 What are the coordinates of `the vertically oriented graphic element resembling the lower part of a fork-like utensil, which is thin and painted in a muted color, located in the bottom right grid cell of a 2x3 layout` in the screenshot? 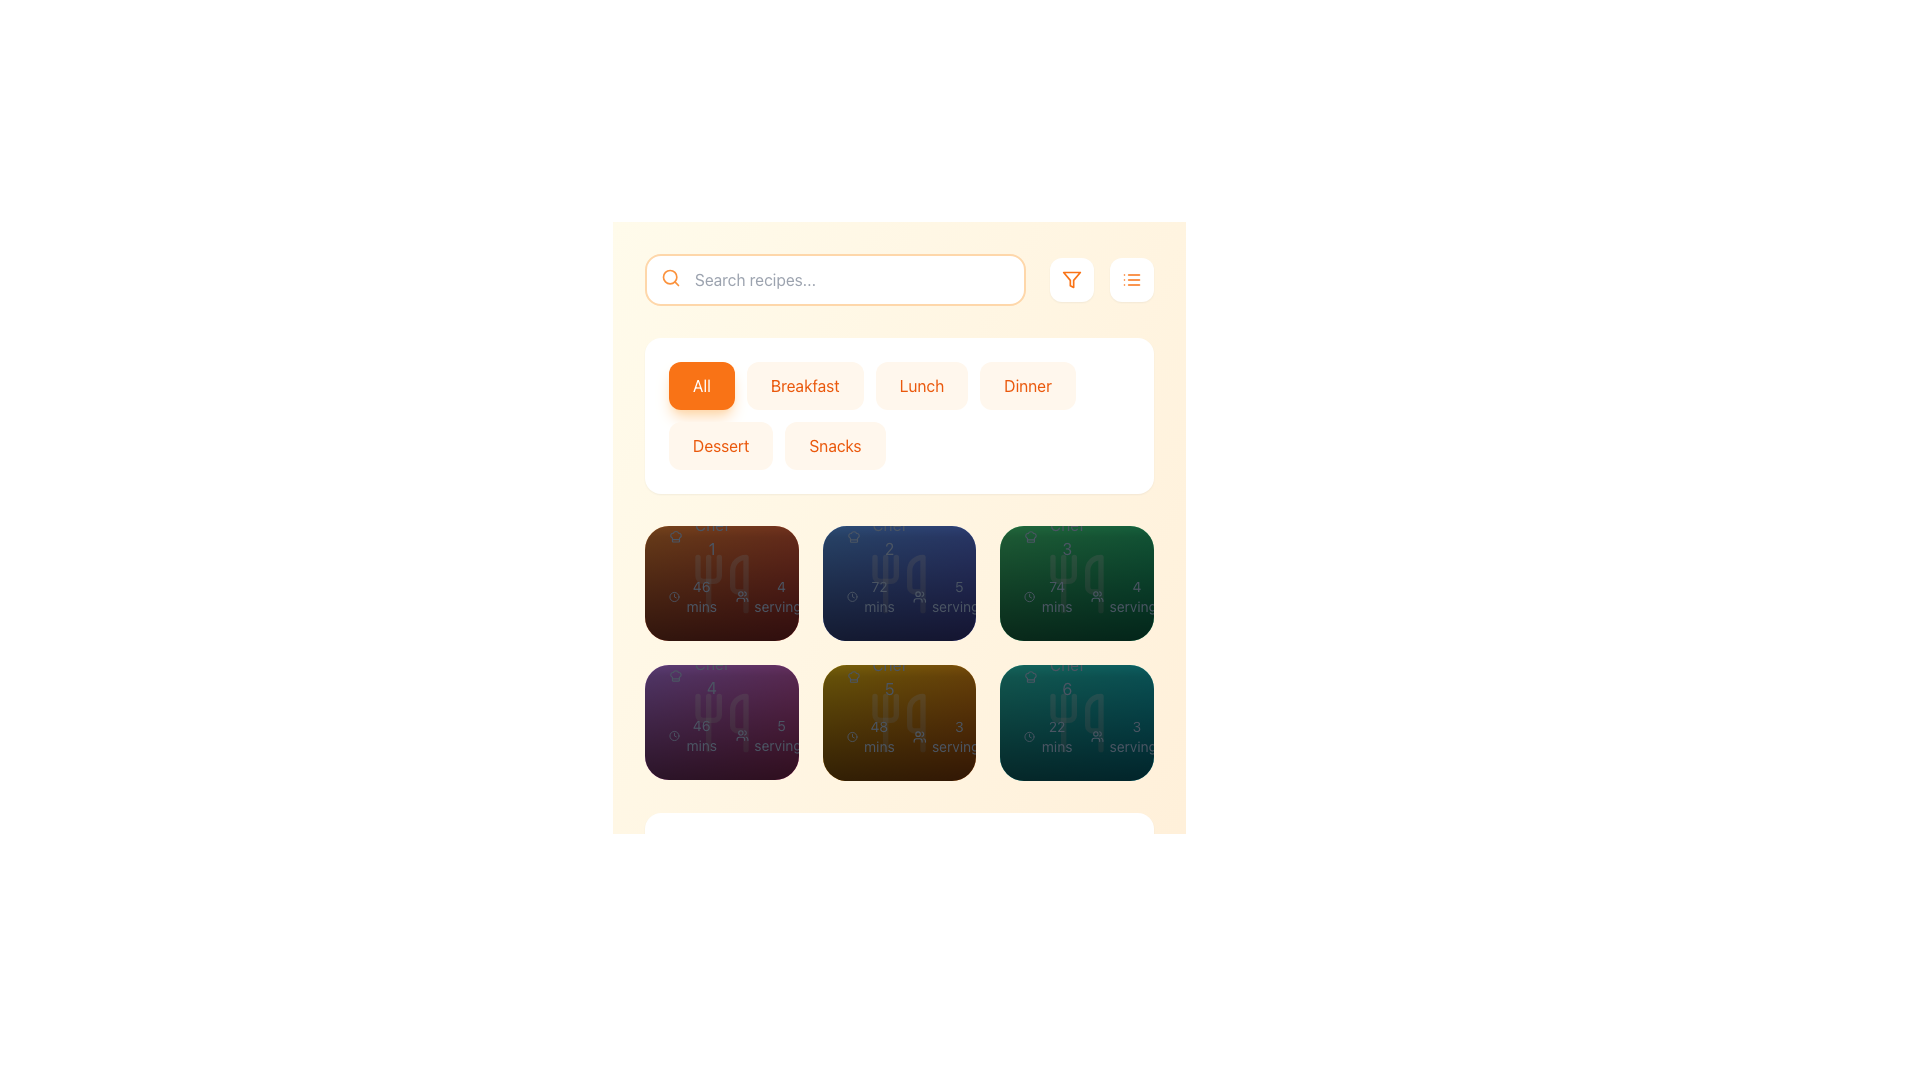 It's located at (885, 707).